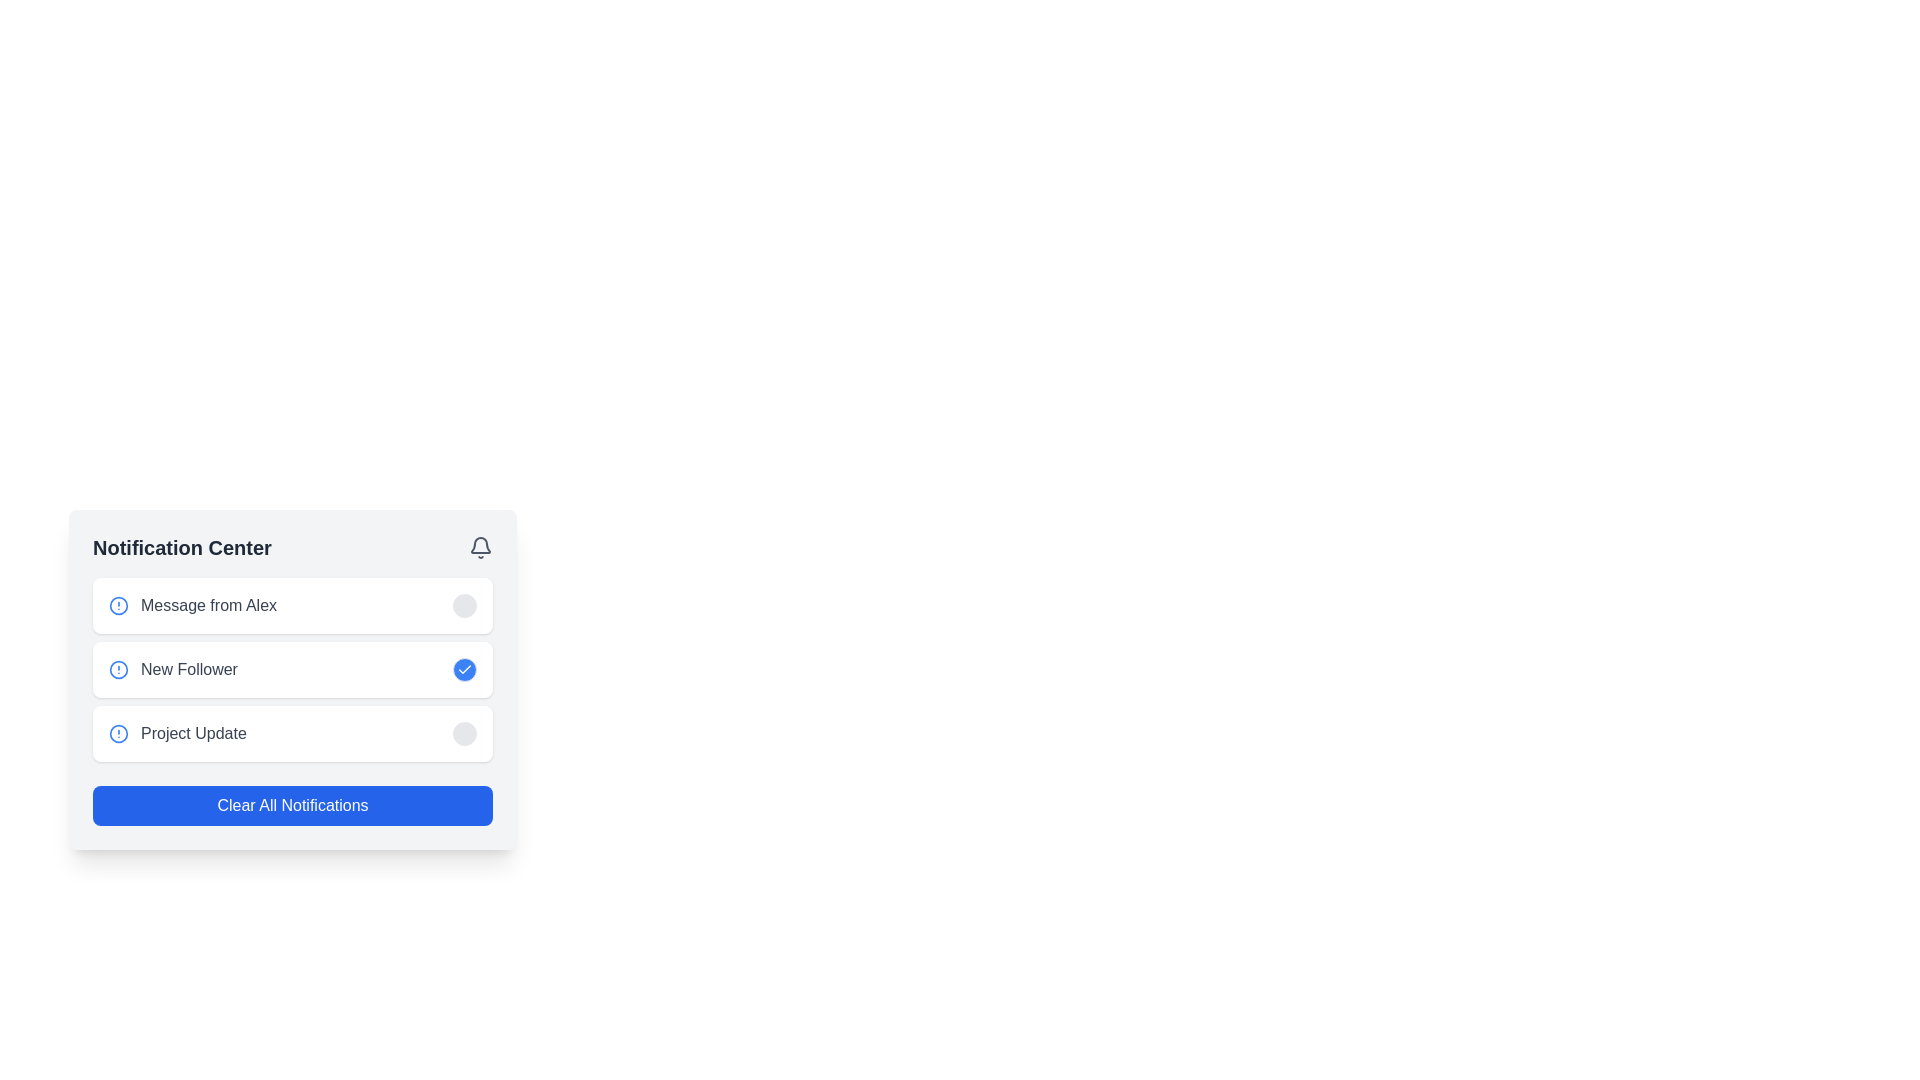  I want to click on the action button located inside the notification center panel, so click(464, 604).